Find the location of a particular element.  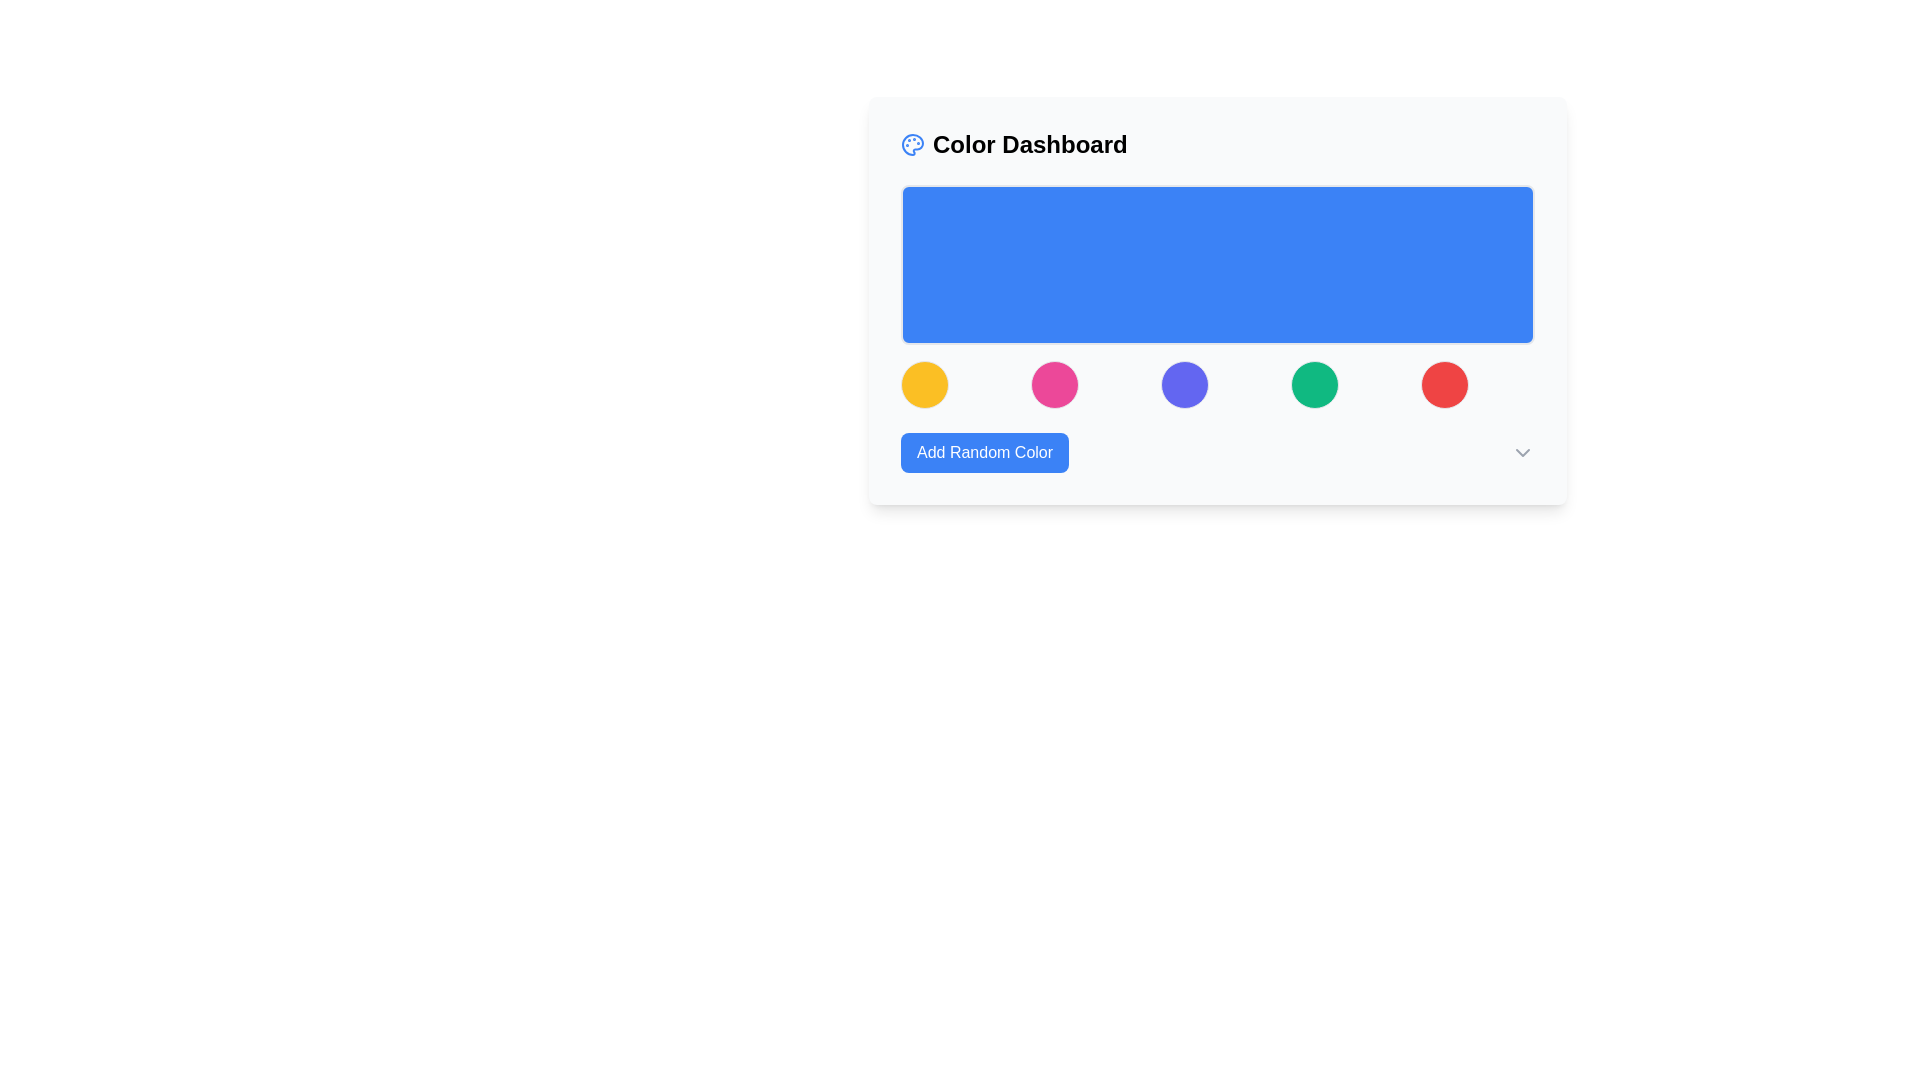

the second circle button from the left in a row of five circles, located below a larger blue rectangle is located at coordinates (1054, 385).